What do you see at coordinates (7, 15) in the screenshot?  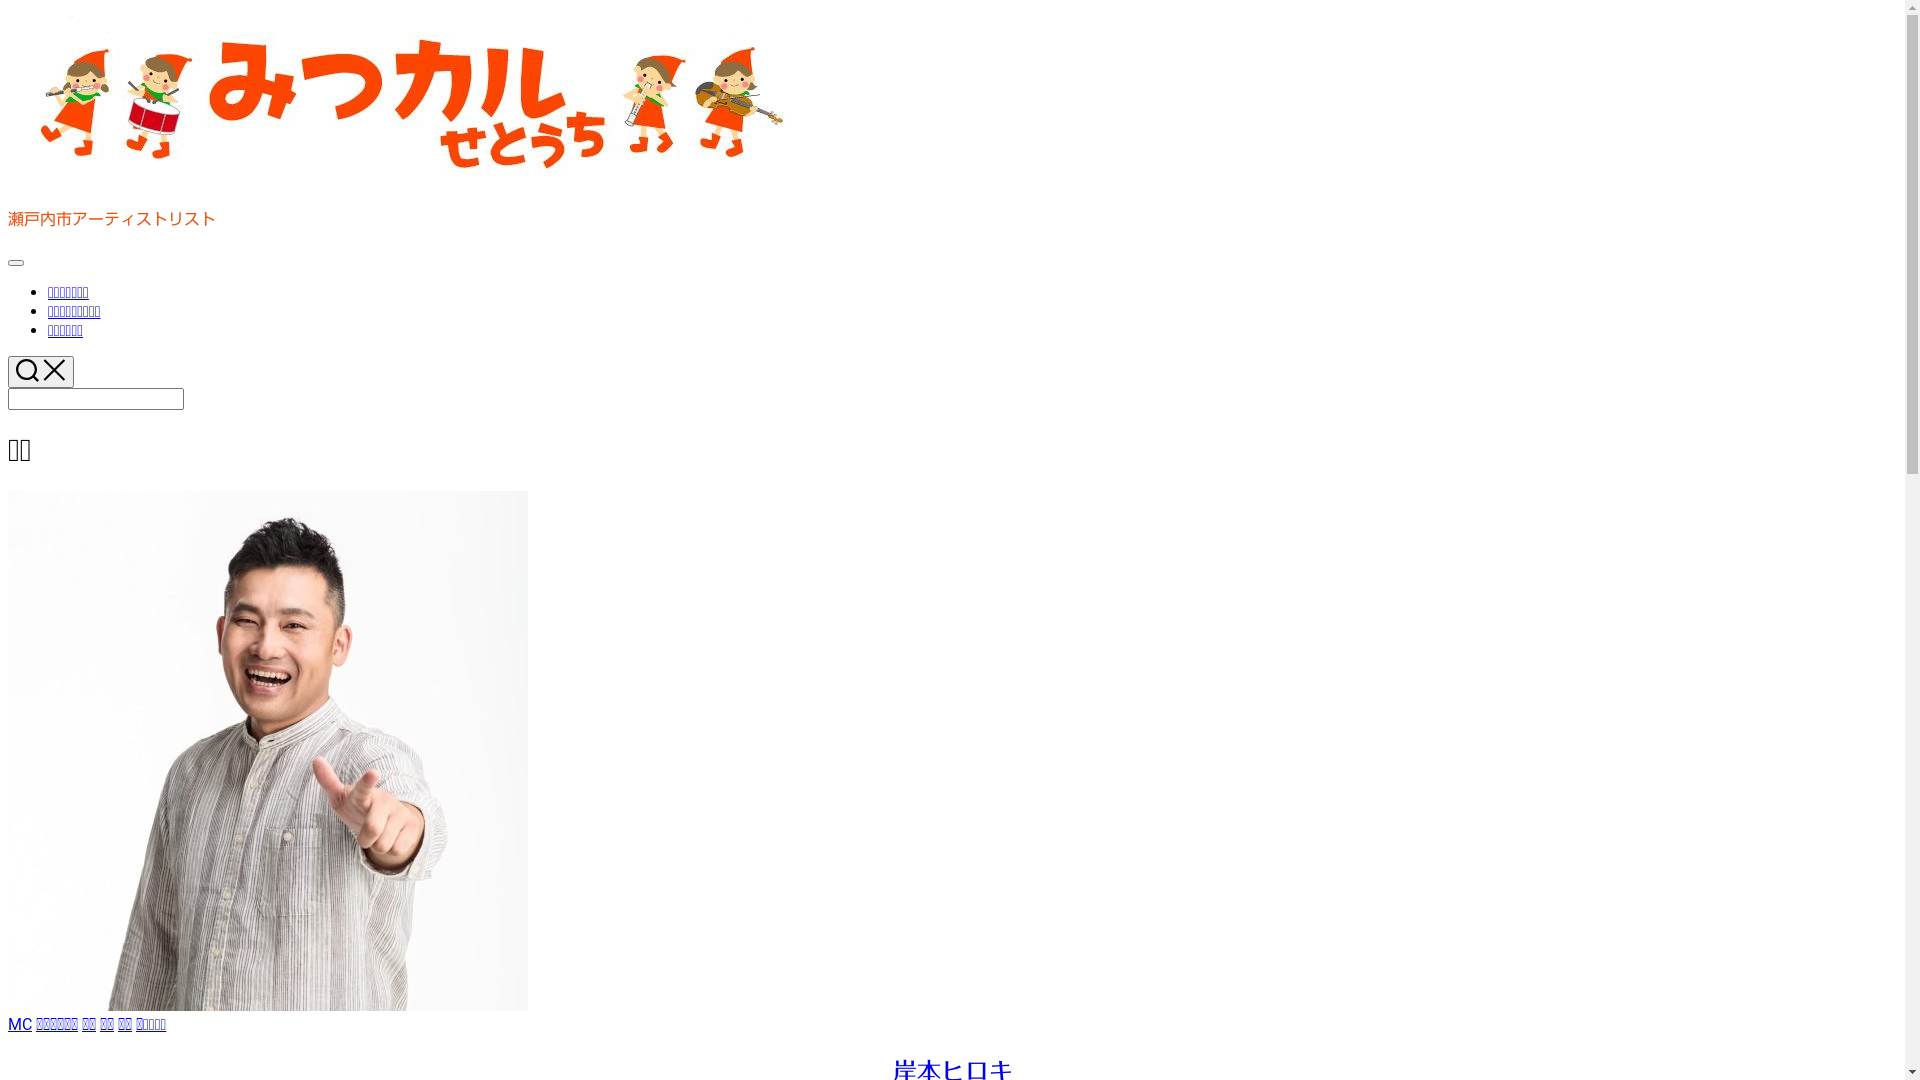 I see `'Skip to content'` at bounding box center [7, 15].